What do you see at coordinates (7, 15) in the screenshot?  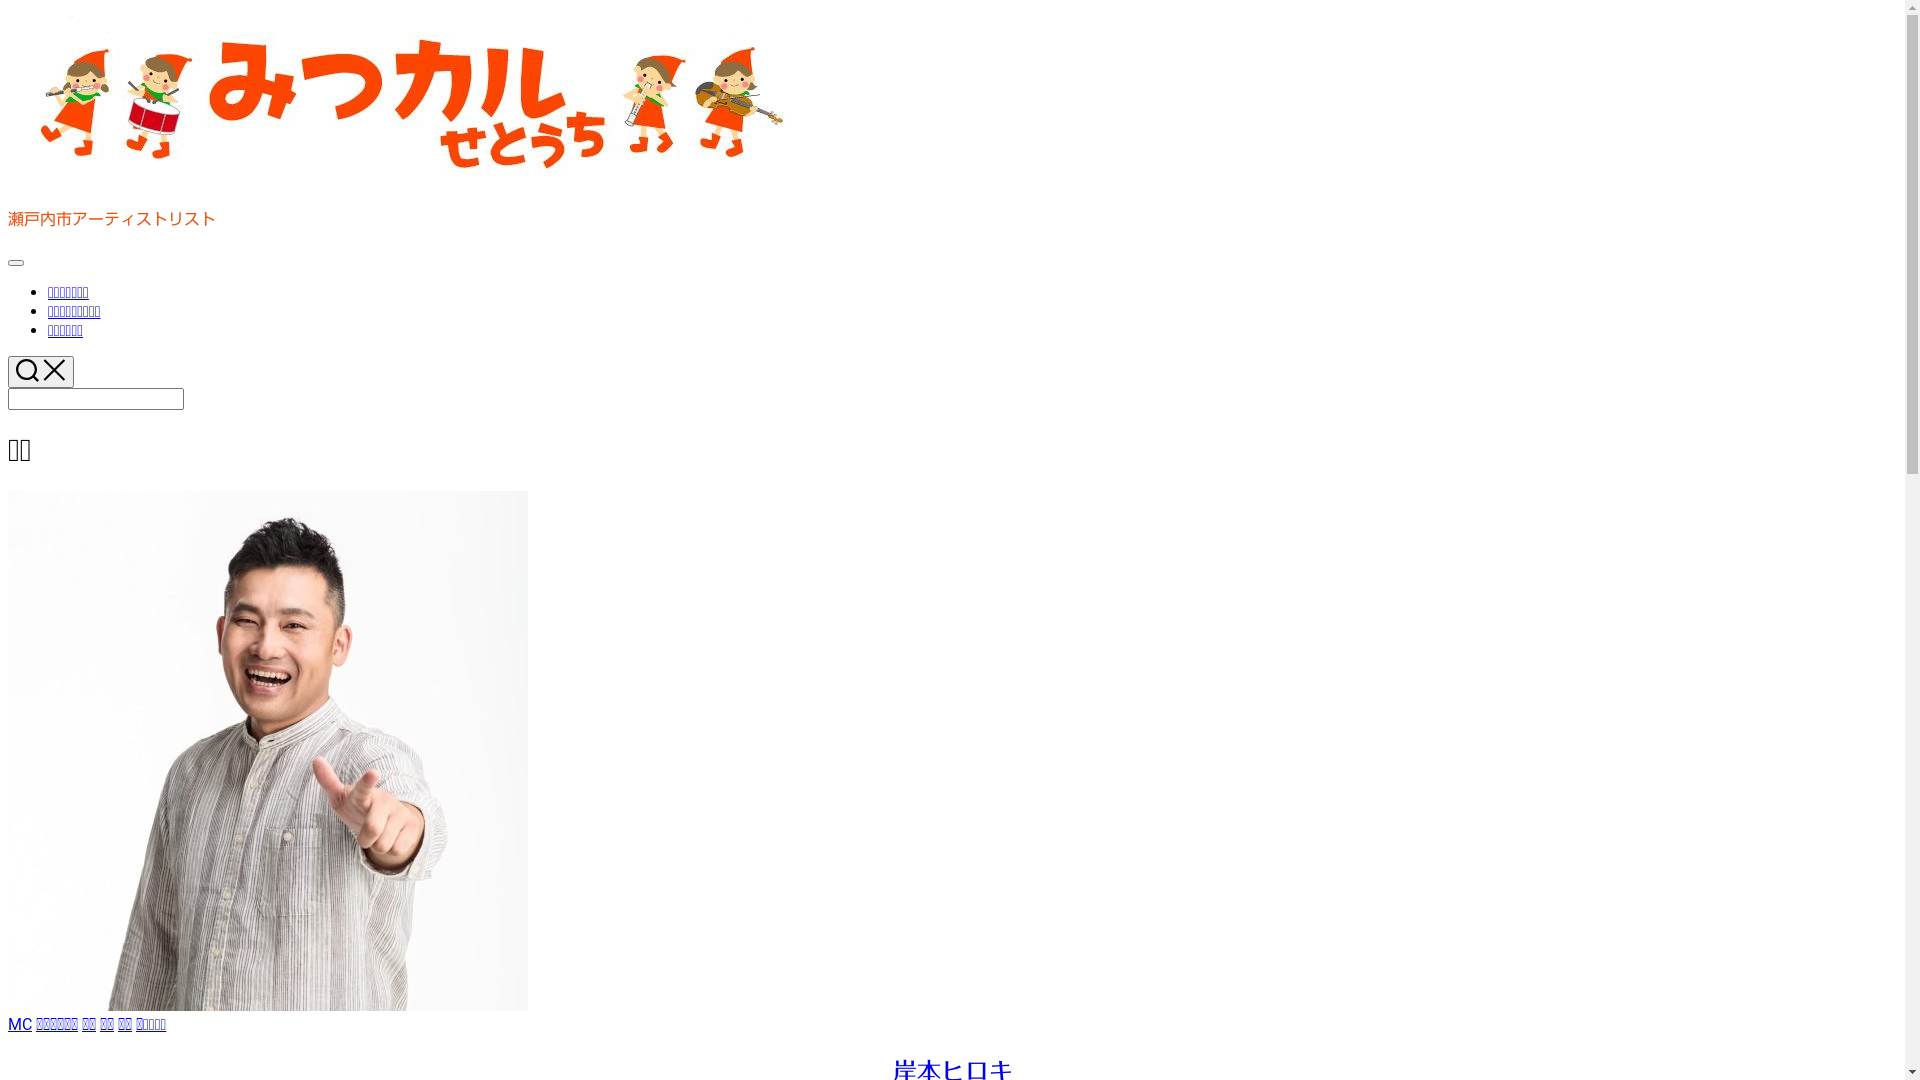 I see `'Skip to content'` at bounding box center [7, 15].